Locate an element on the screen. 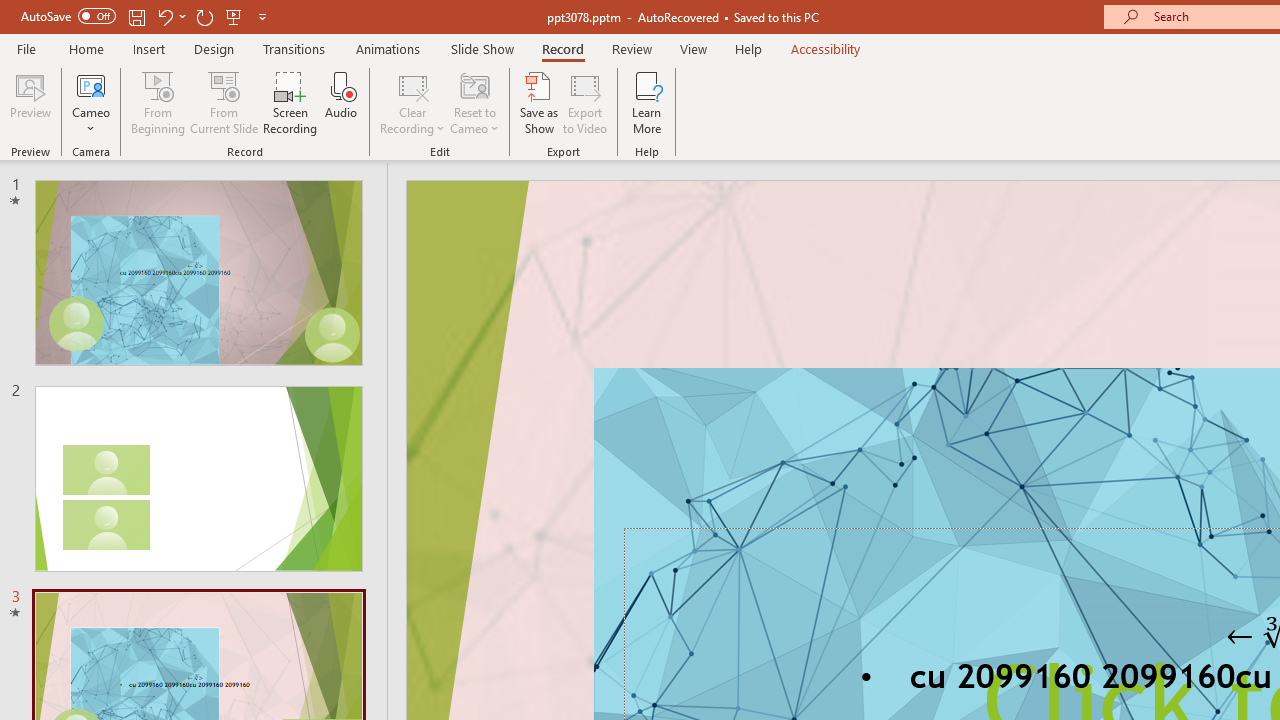 The width and height of the screenshot is (1280, 720). 'Insert' is located at coordinates (148, 48).